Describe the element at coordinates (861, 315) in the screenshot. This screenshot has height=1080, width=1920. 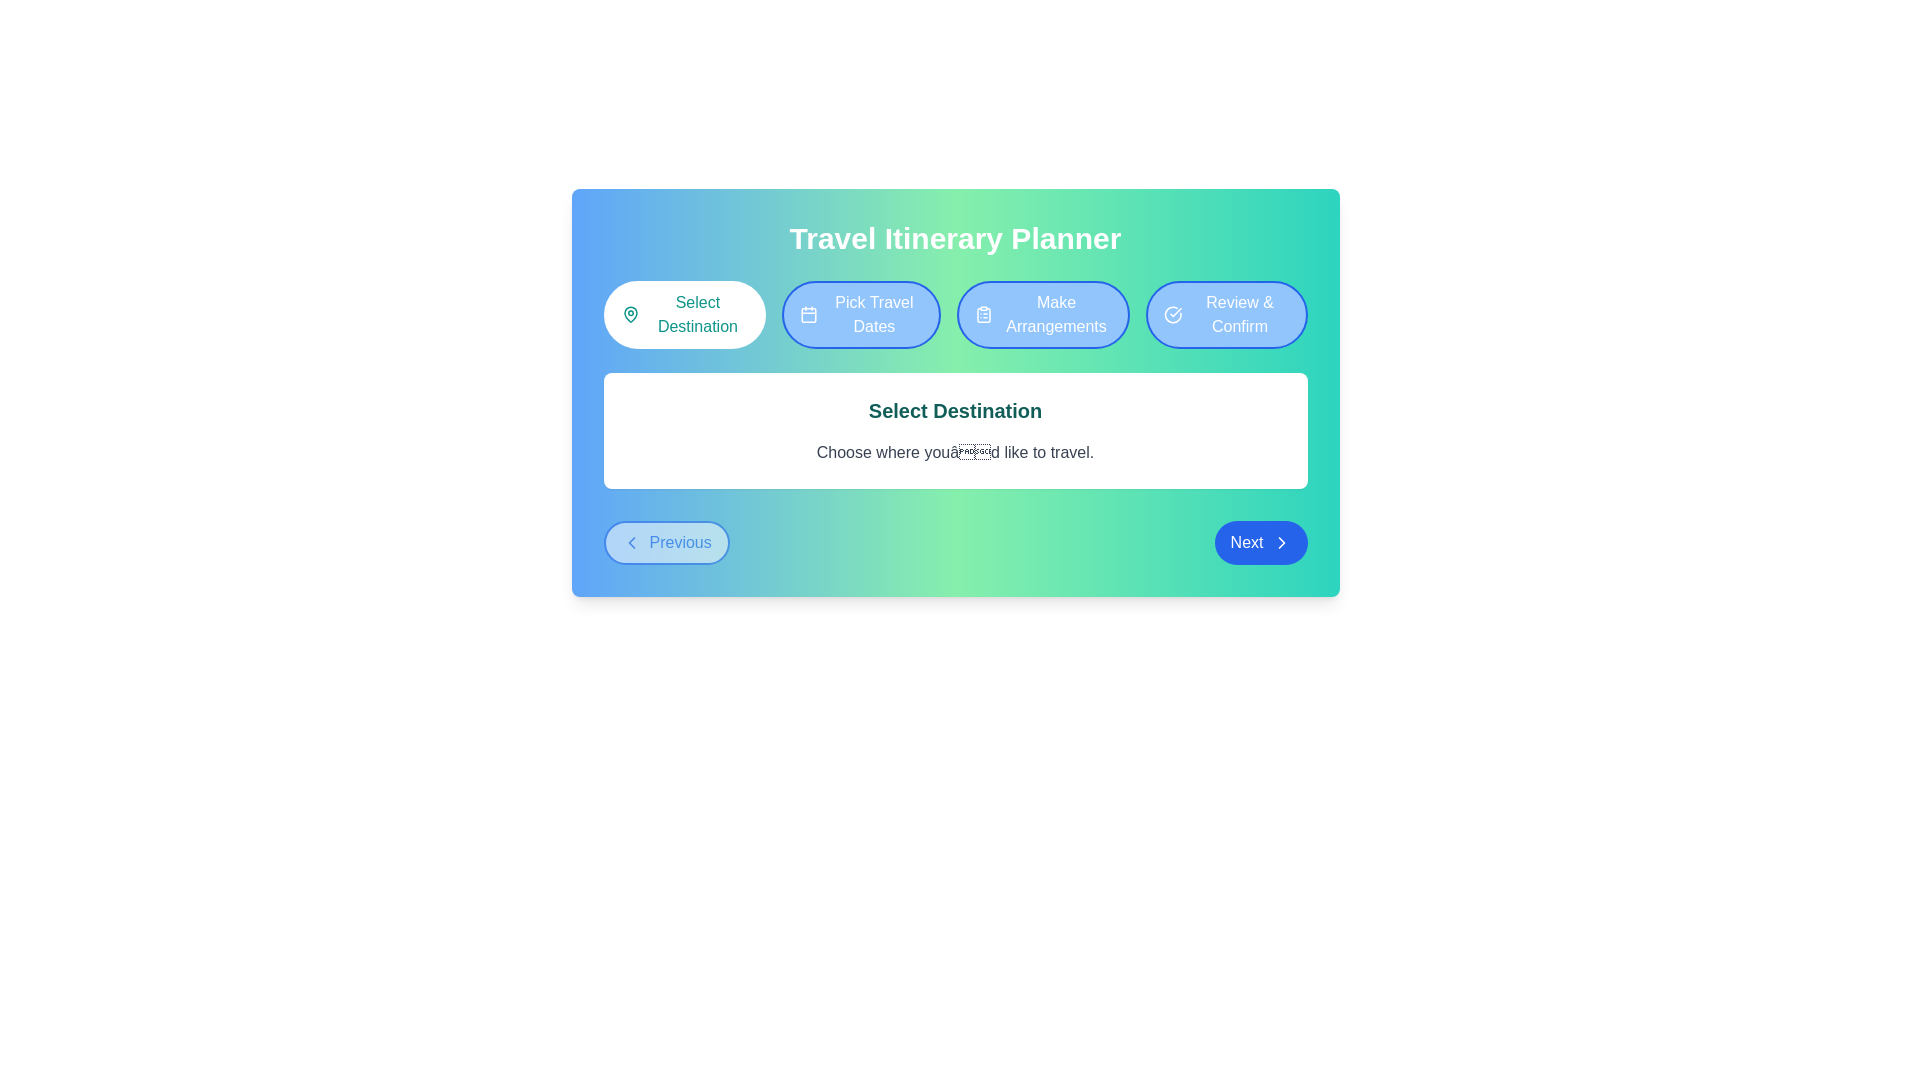
I see `the oval button labeled 'Pick Travel Dates' with a blue background and white border` at that location.